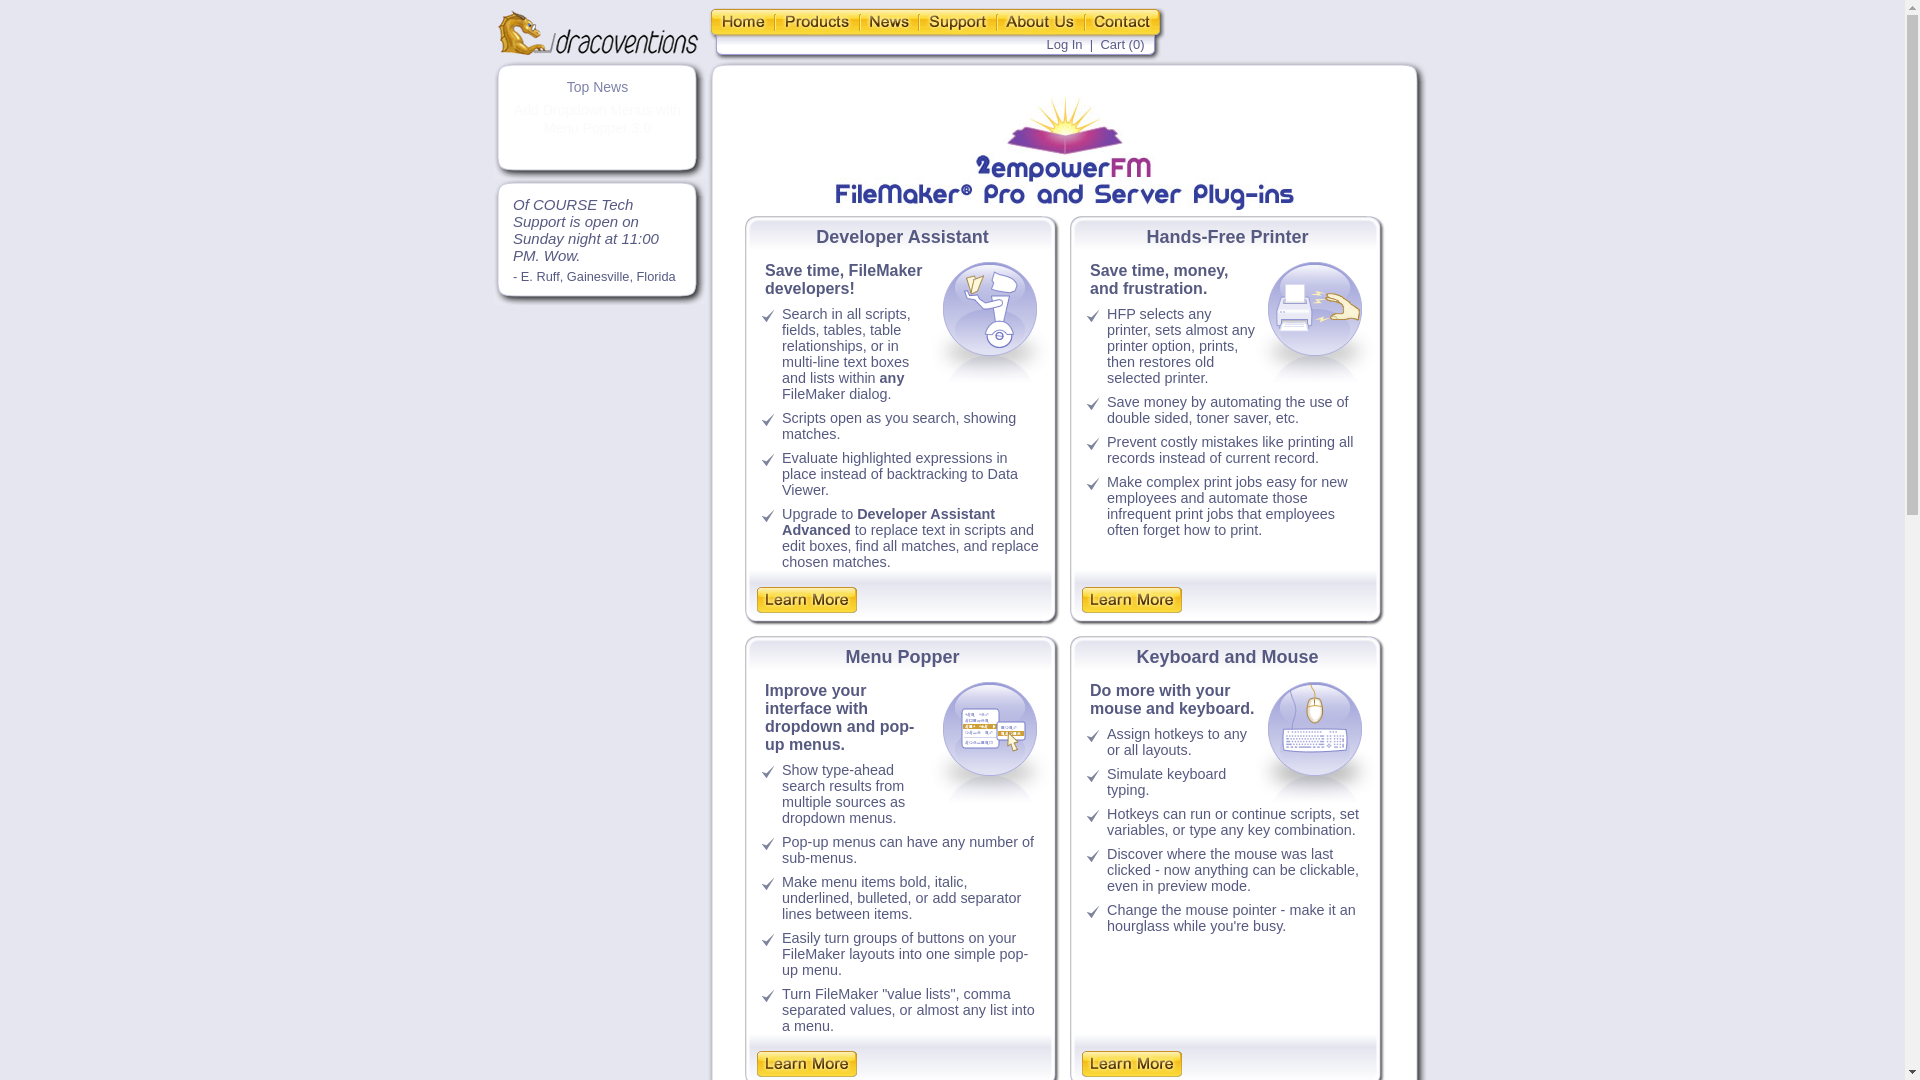 The image size is (1920, 1080). I want to click on 'Top News', so click(596, 86).